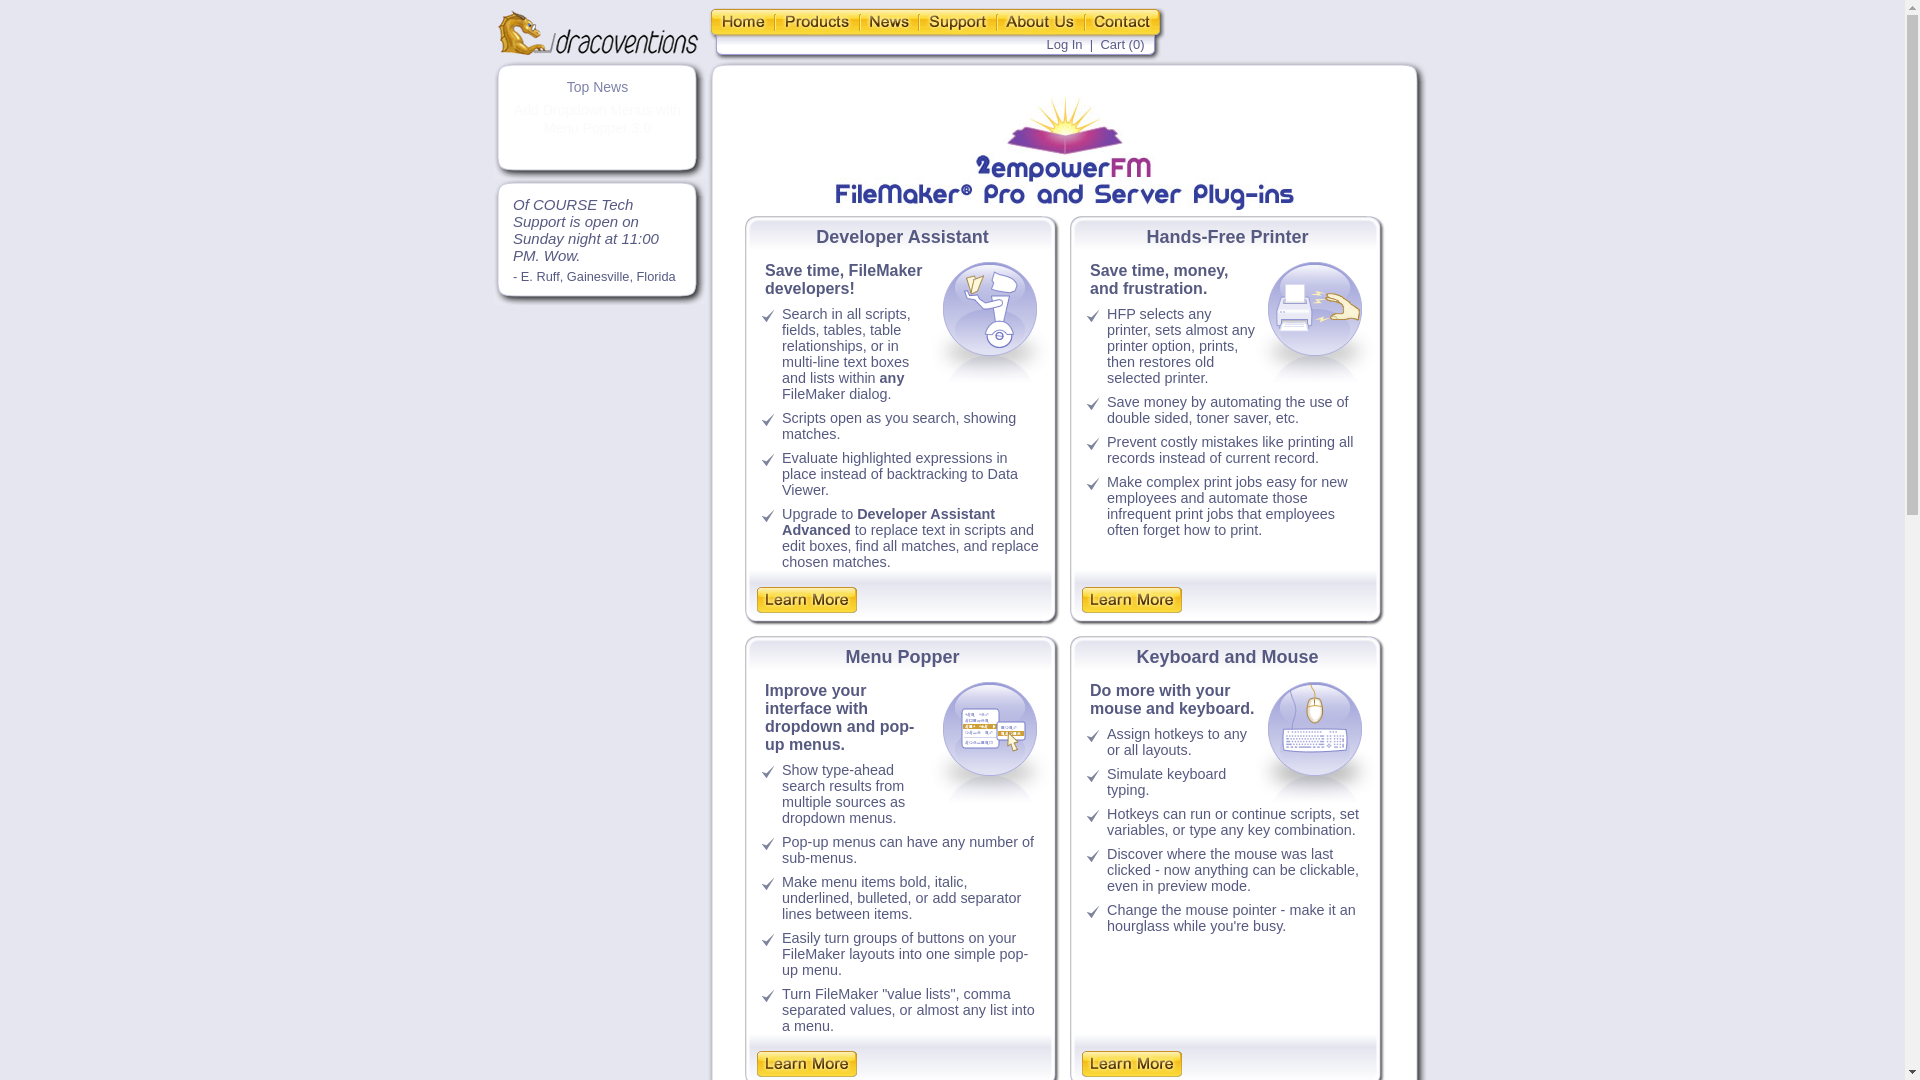 The image size is (1920, 1080). I want to click on 'Top News', so click(596, 86).